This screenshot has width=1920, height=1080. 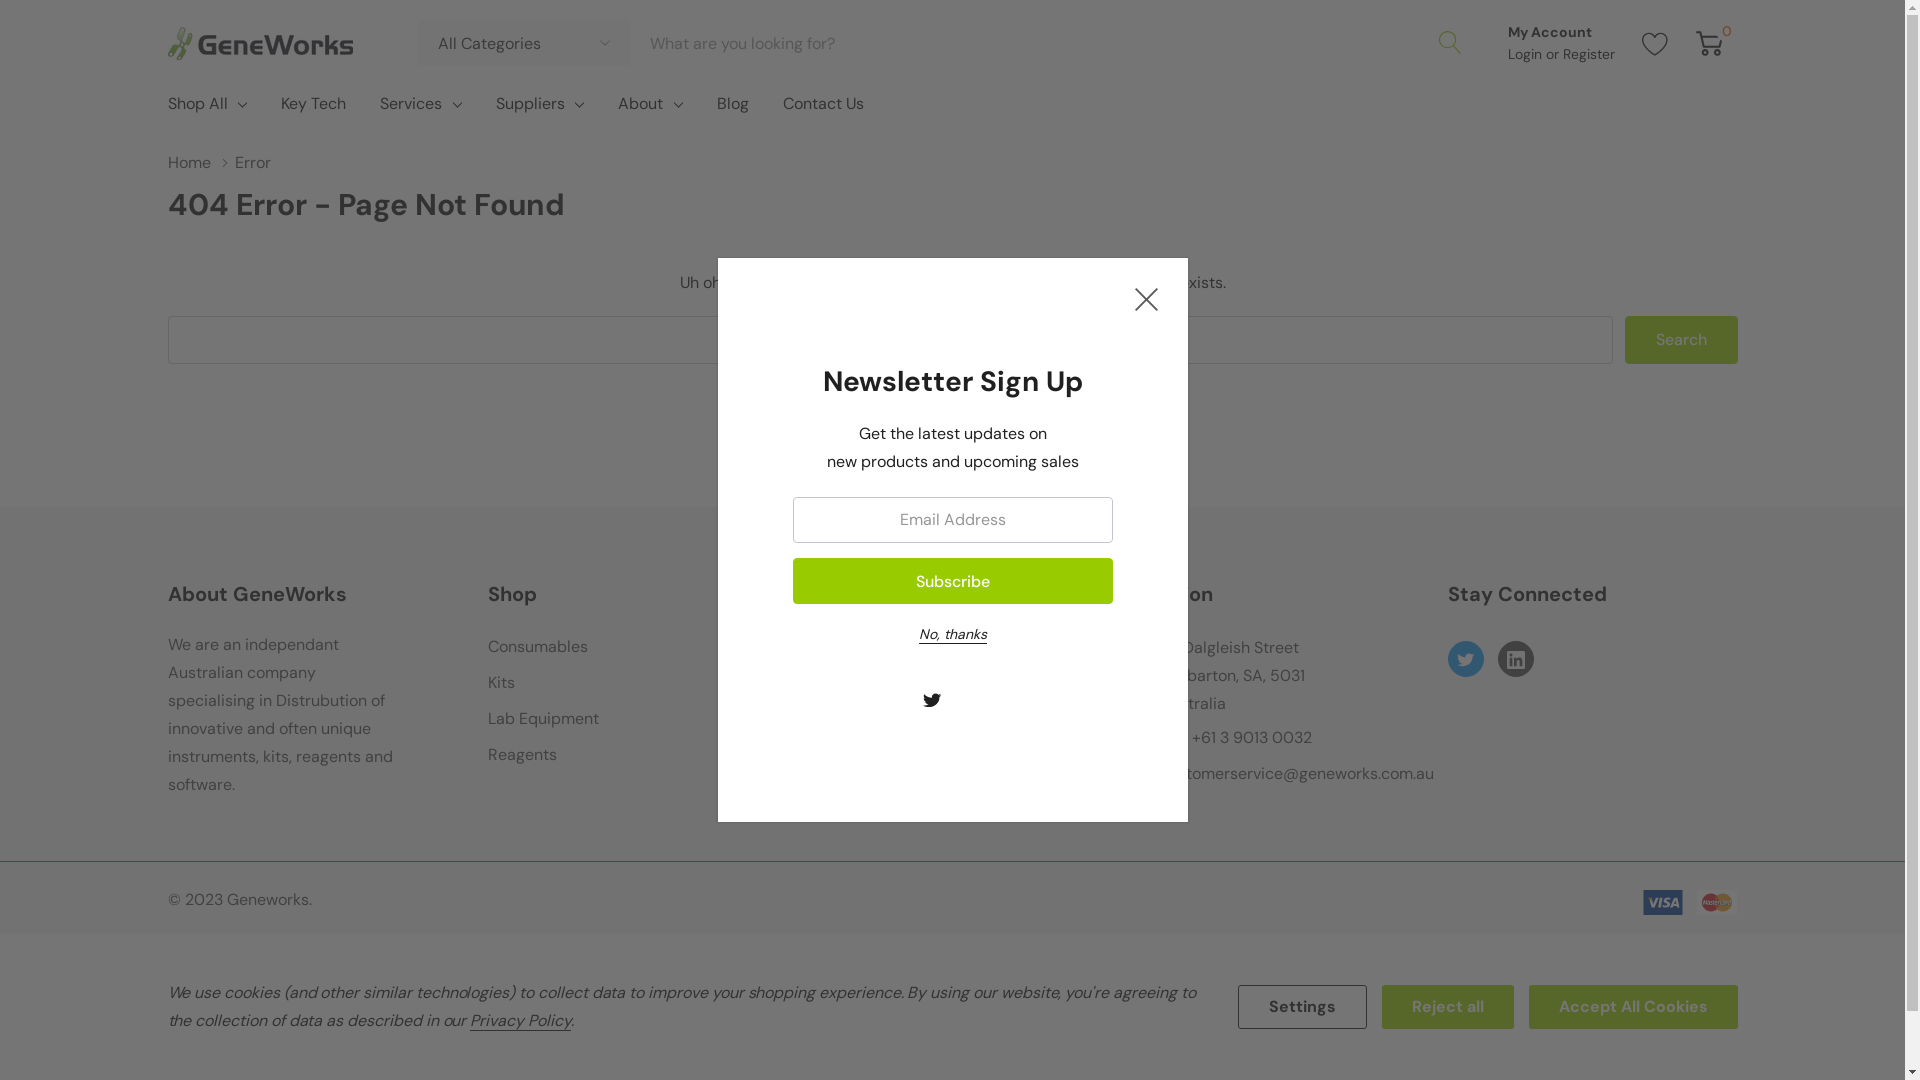 What do you see at coordinates (1680, 338) in the screenshot?
I see `'Search'` at bounding box center [1680, 338].